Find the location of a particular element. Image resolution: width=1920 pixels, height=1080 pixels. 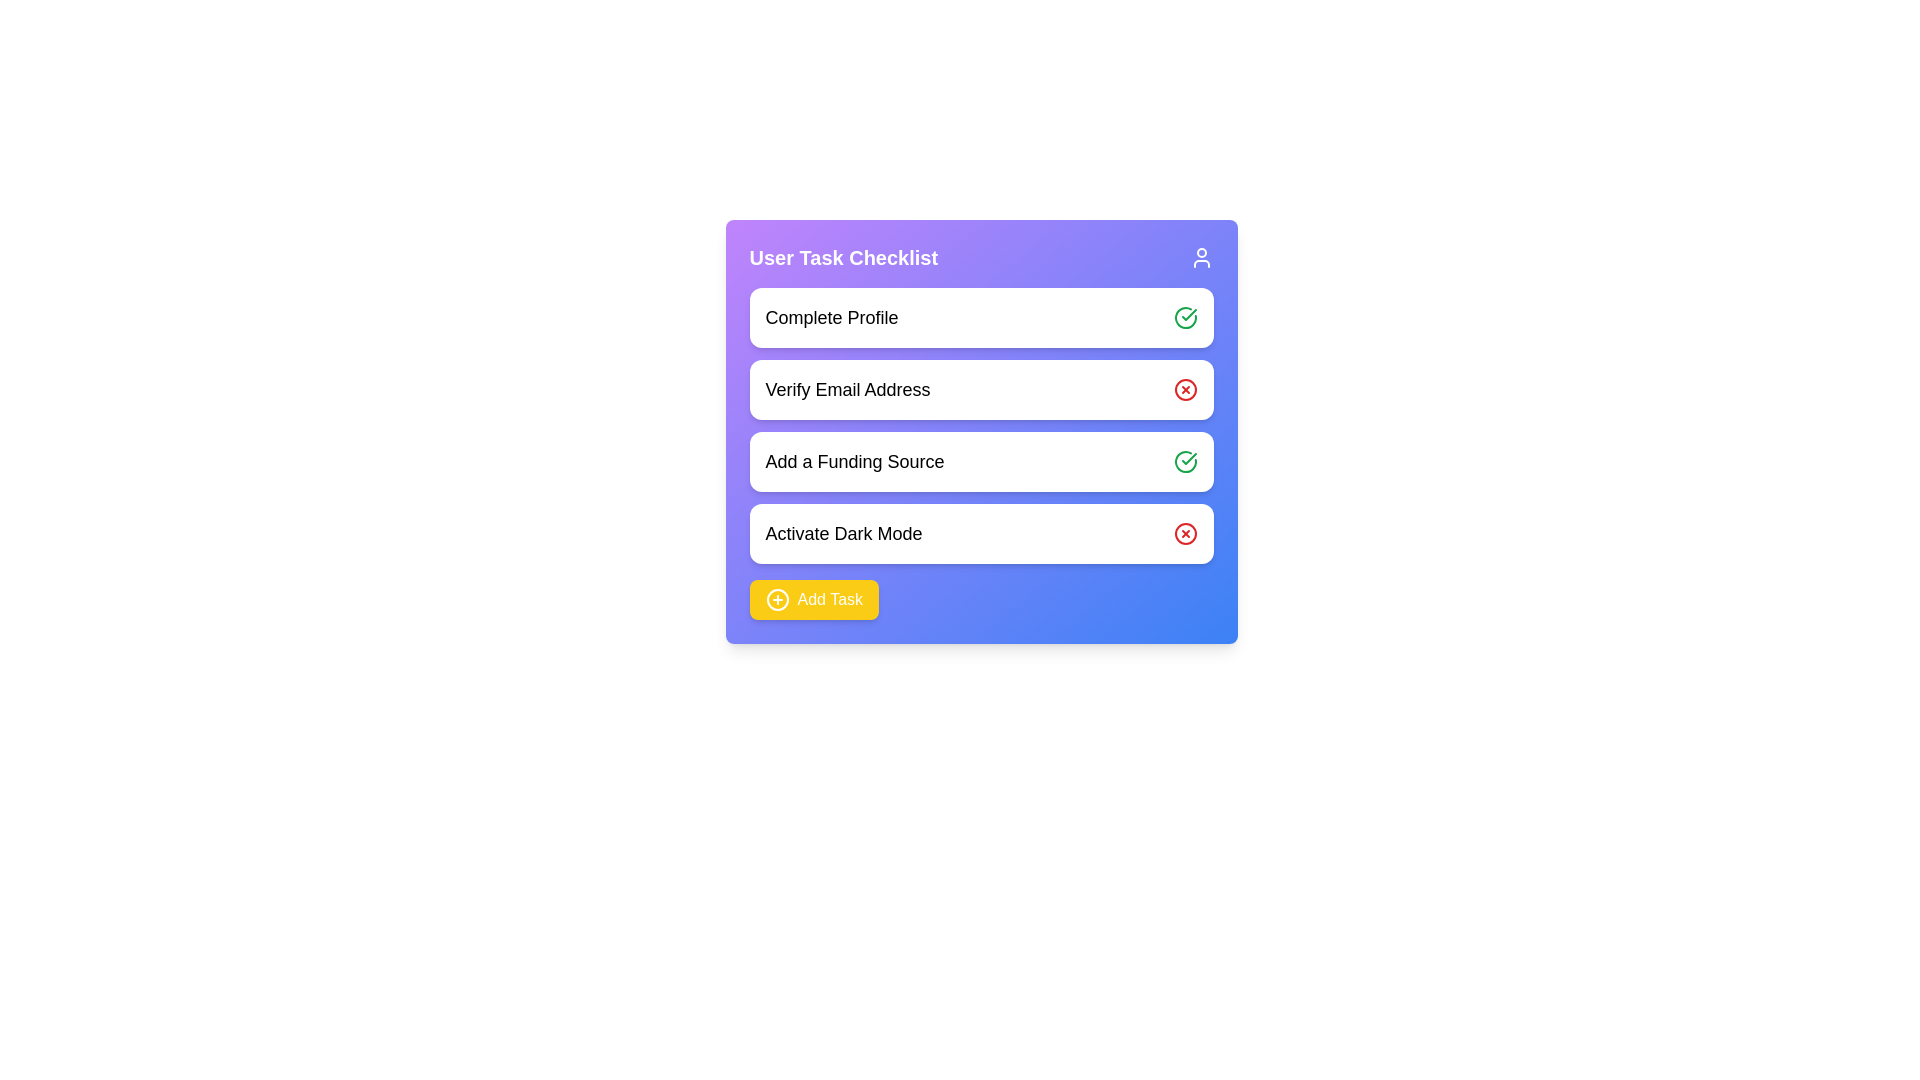

the green and white checkmark icon indicating completion of the 'Add a Funding Source' task in the checklist is located at coordinates (1189, 315).